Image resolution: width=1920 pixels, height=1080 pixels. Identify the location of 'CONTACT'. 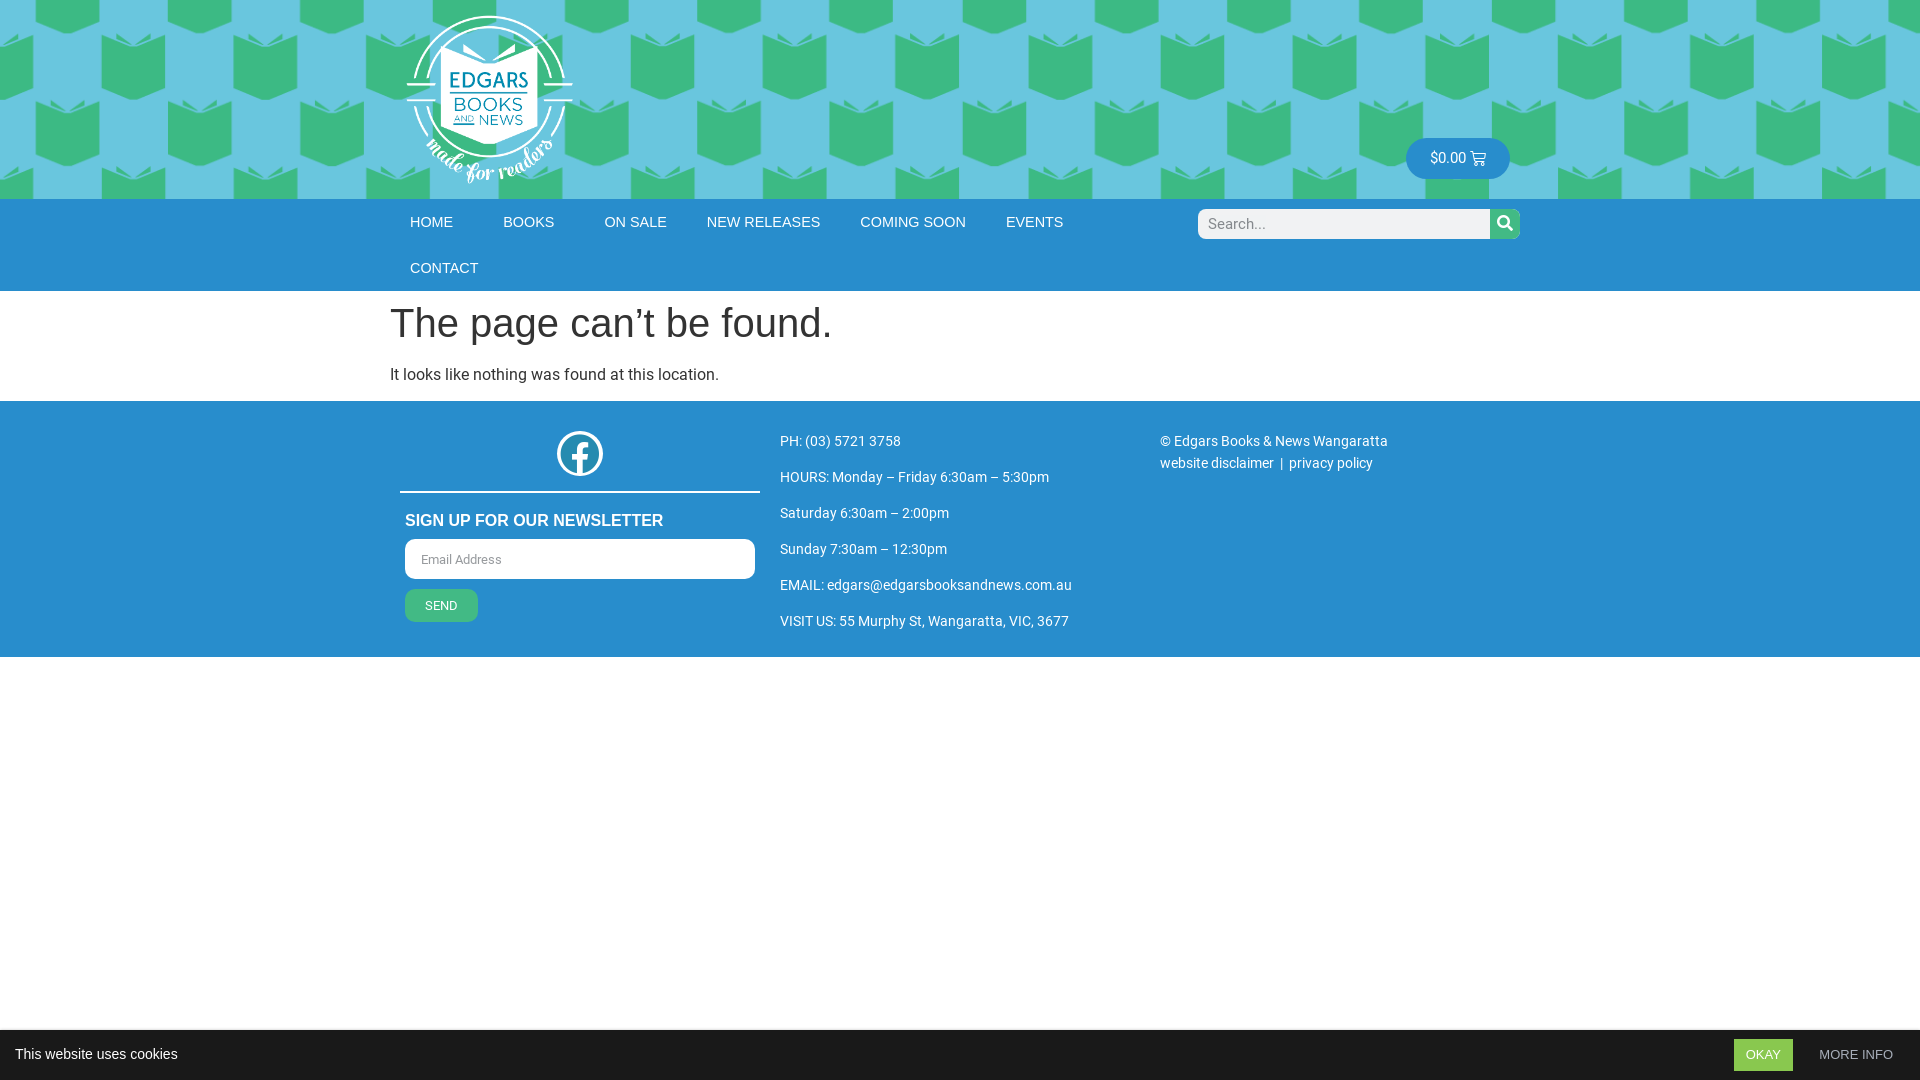
(443, 265).